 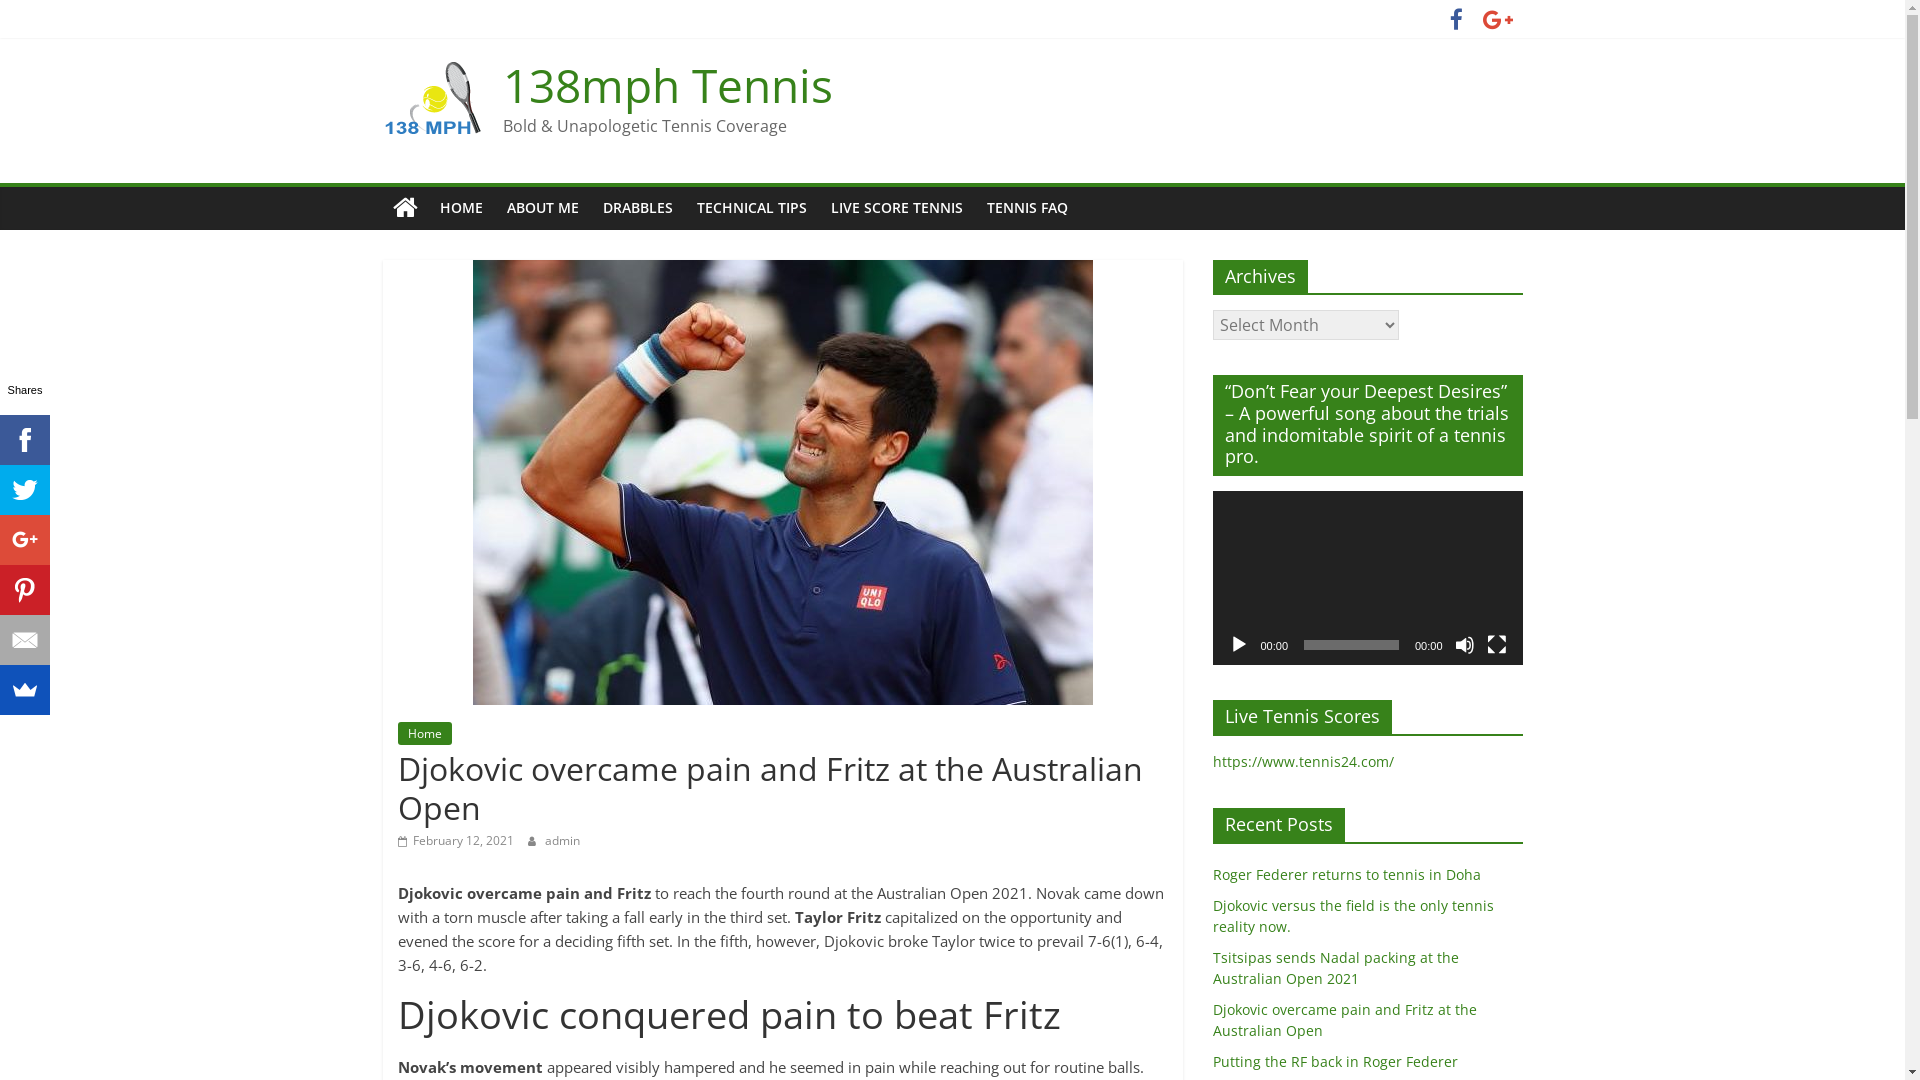 I want to click on 'Djokovic versus the field is the only tennis reality now.', so click(x=1352, y=915).